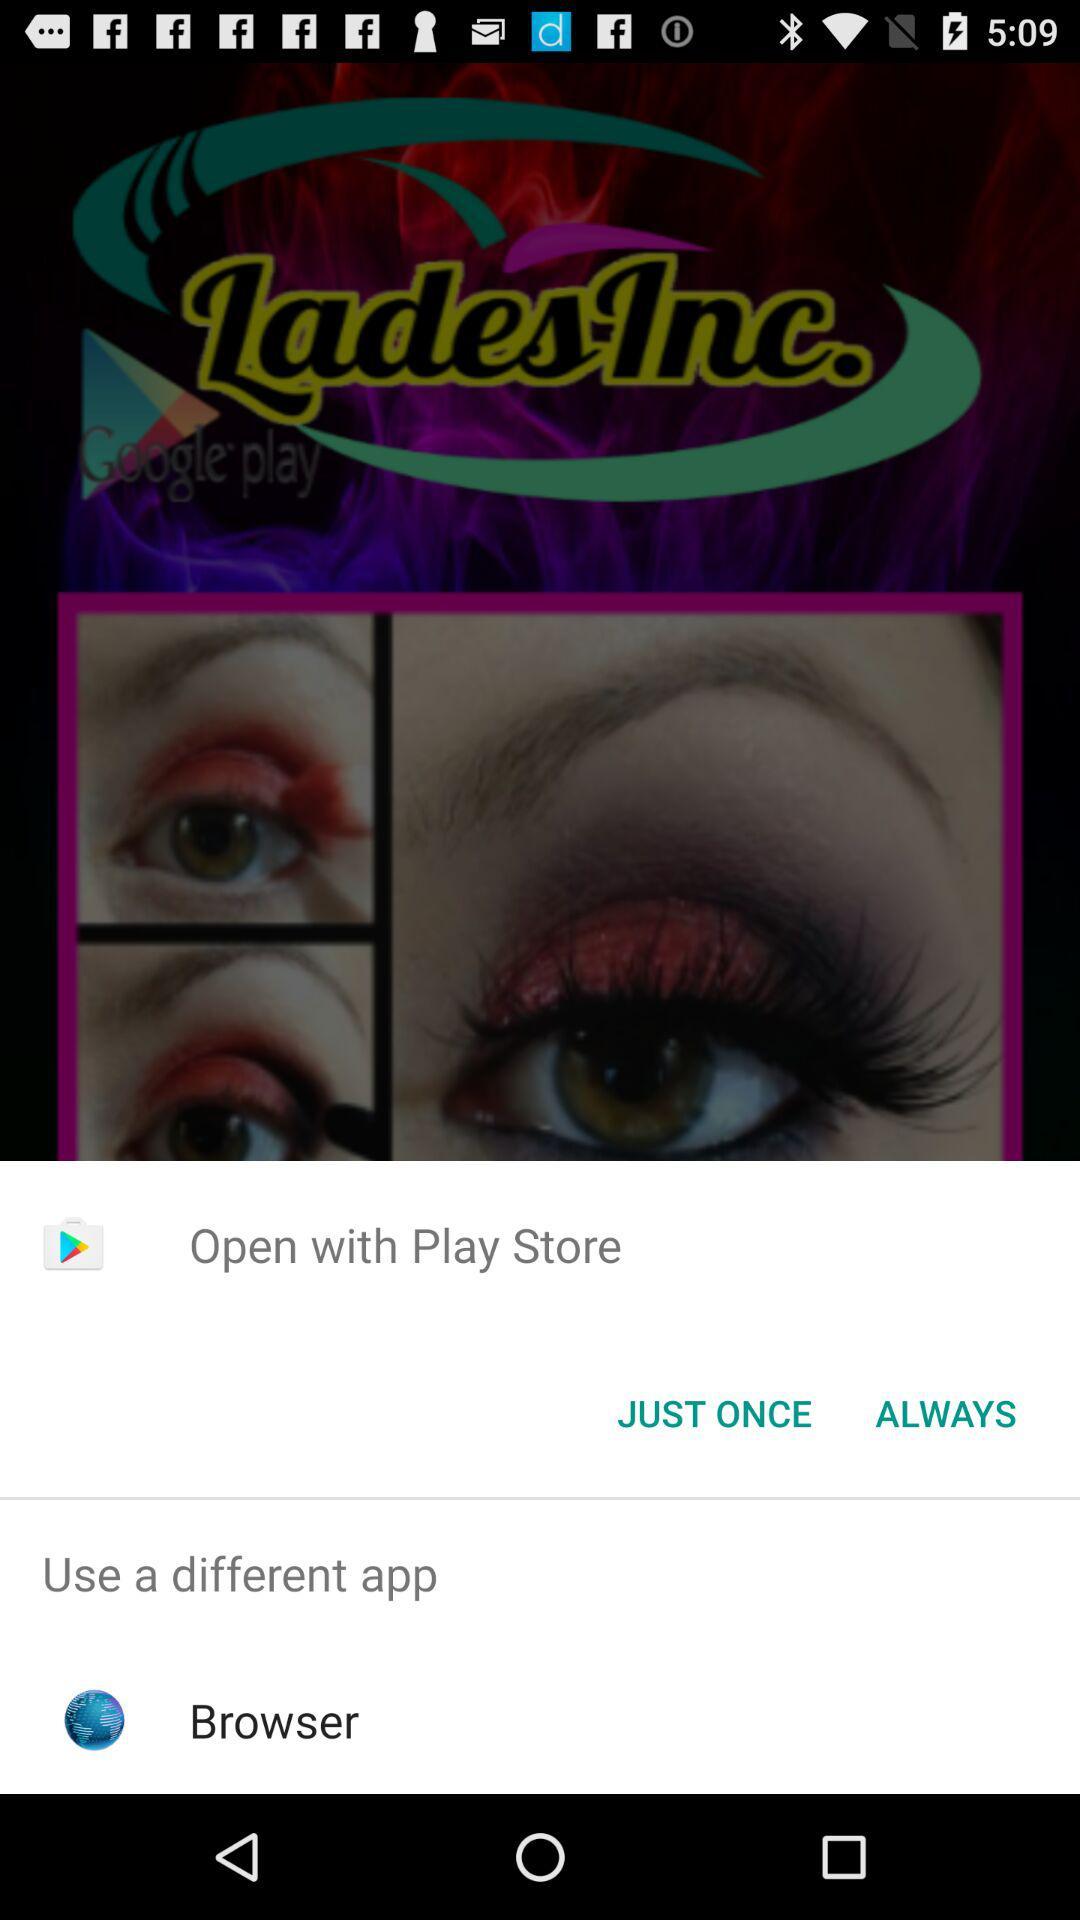 The image size is (1080, 1920). What do you see at coordinates (540, 1572) in the screenshot?
I see `the use a different item` at bounding box center [540, 1572].